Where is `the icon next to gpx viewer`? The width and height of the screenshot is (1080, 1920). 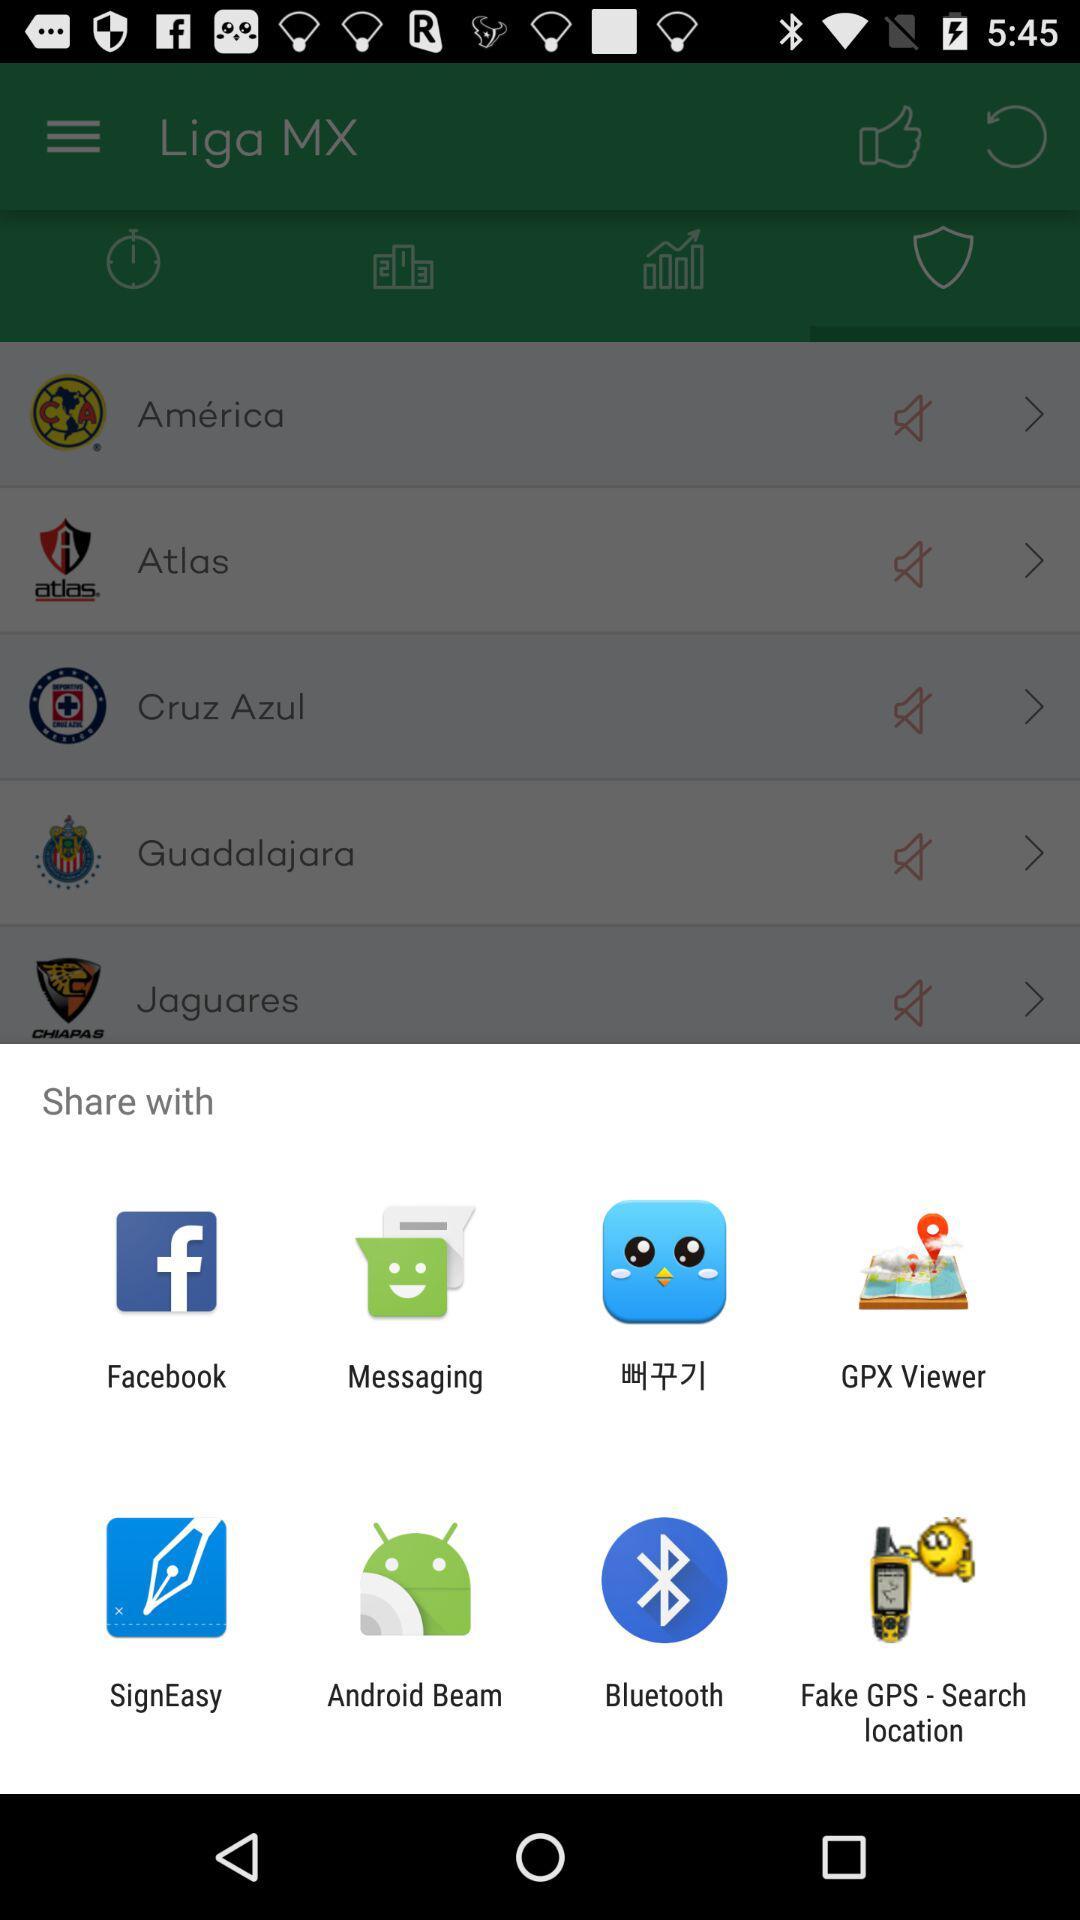
the icon next to gpx viewer is located at coordinates (664, 1392).